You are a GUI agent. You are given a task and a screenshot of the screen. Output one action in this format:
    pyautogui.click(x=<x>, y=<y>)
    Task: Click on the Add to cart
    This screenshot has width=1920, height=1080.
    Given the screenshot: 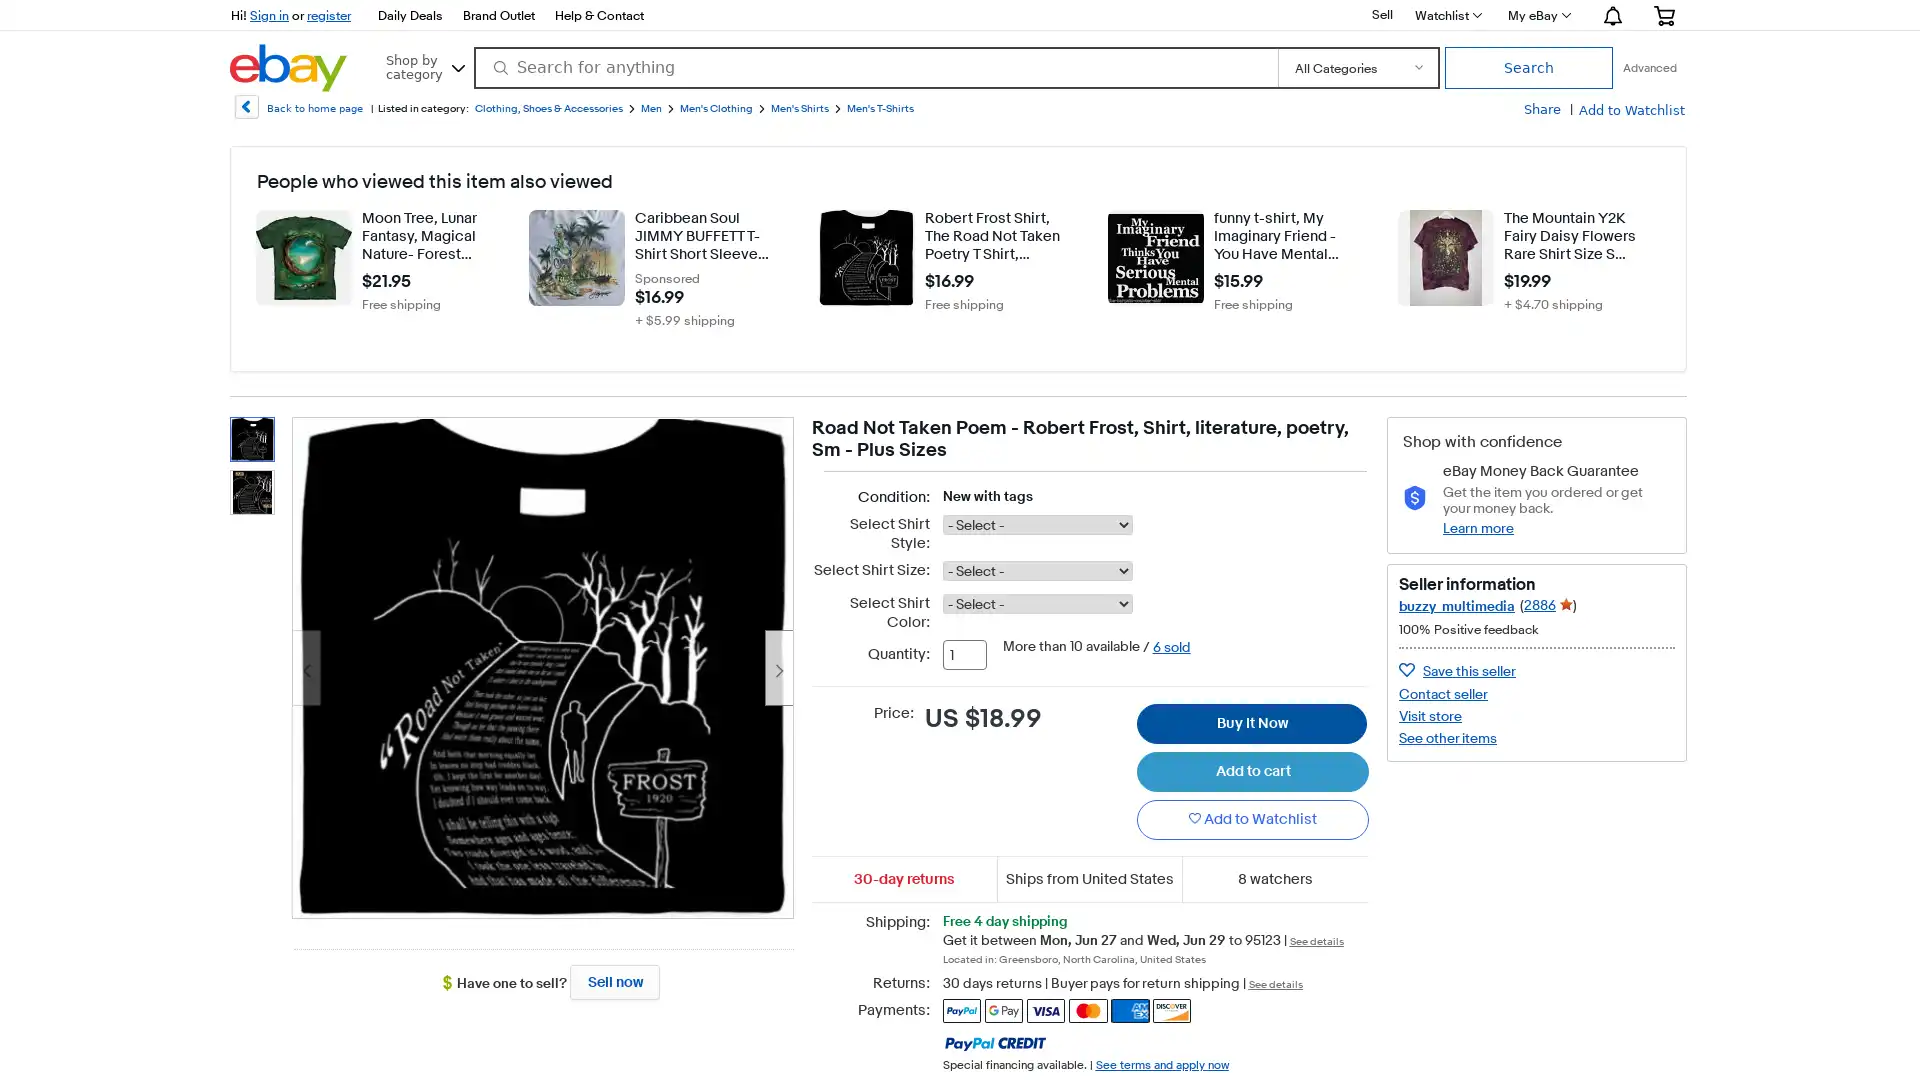 What is the action you would take?
    pyautogui.click(x=1251, y=770)
    